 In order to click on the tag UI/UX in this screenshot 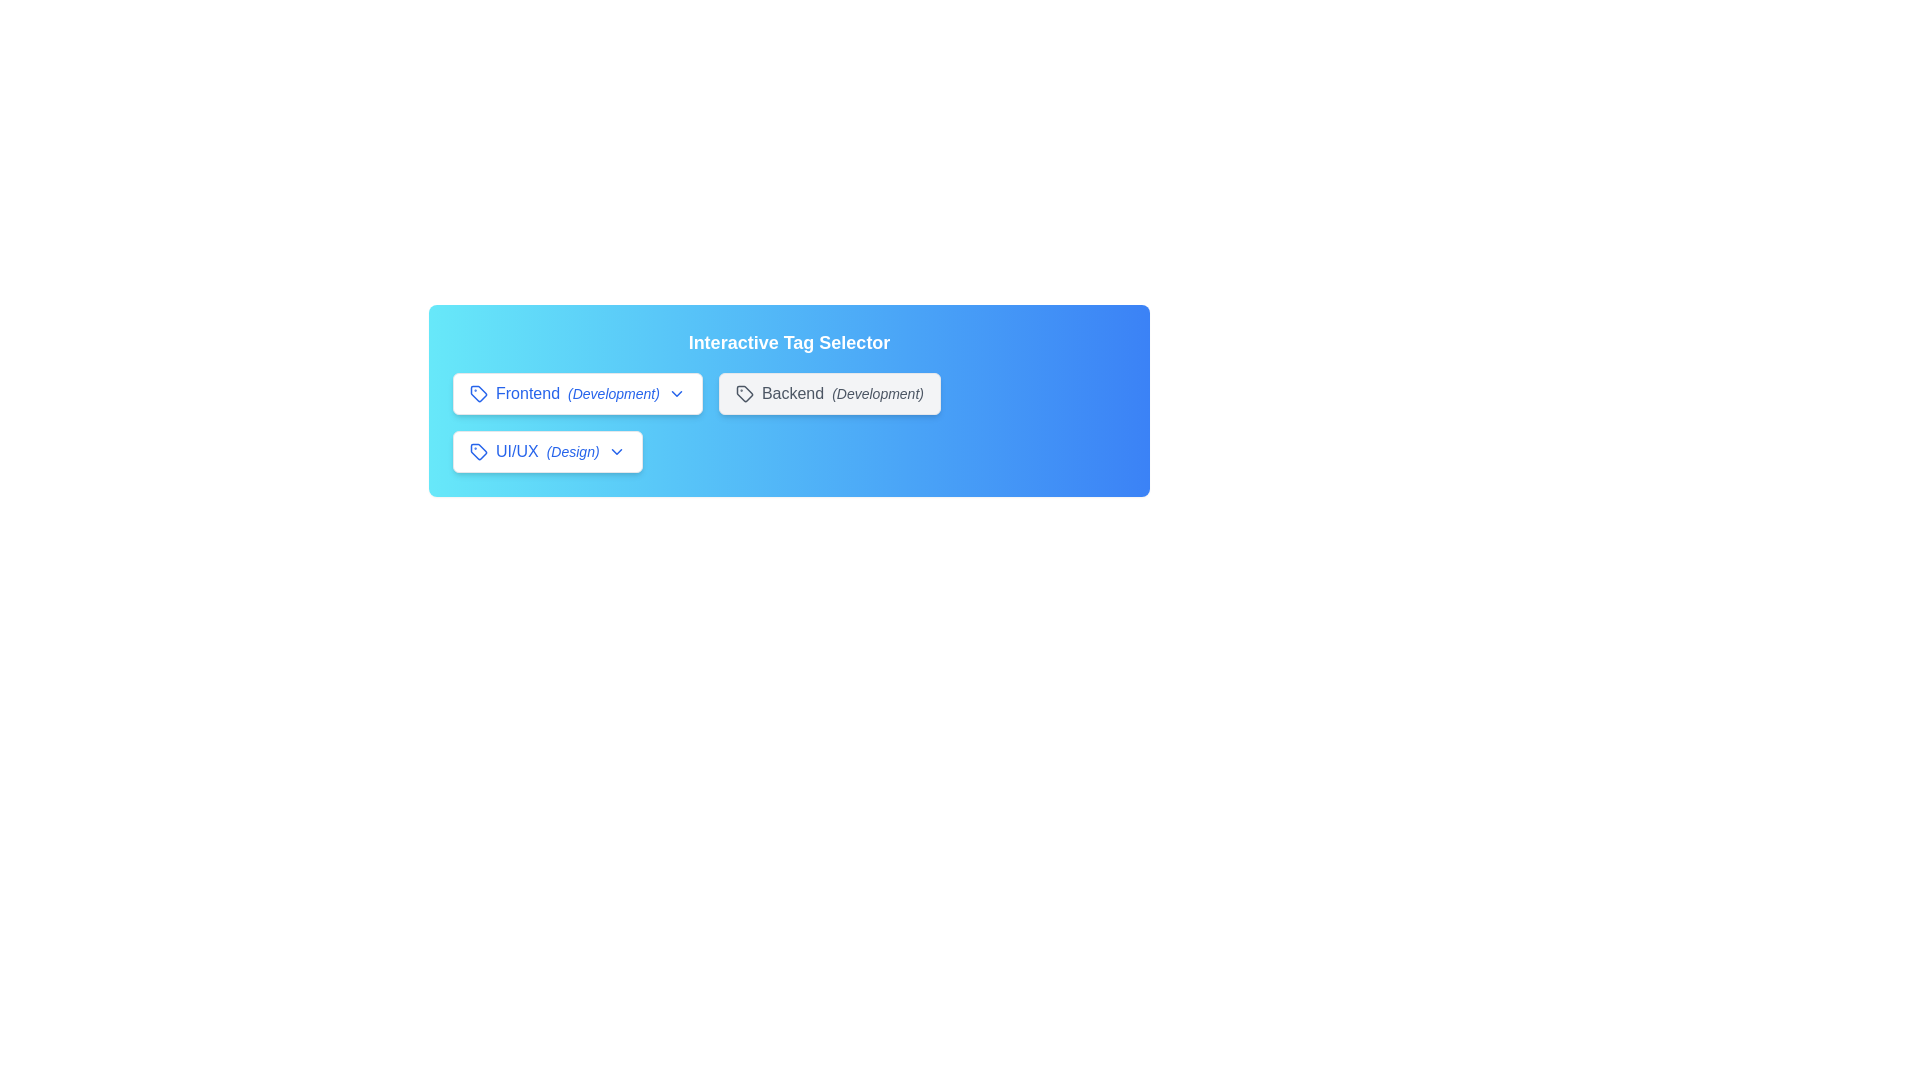, I will do `click(547, 451)`.